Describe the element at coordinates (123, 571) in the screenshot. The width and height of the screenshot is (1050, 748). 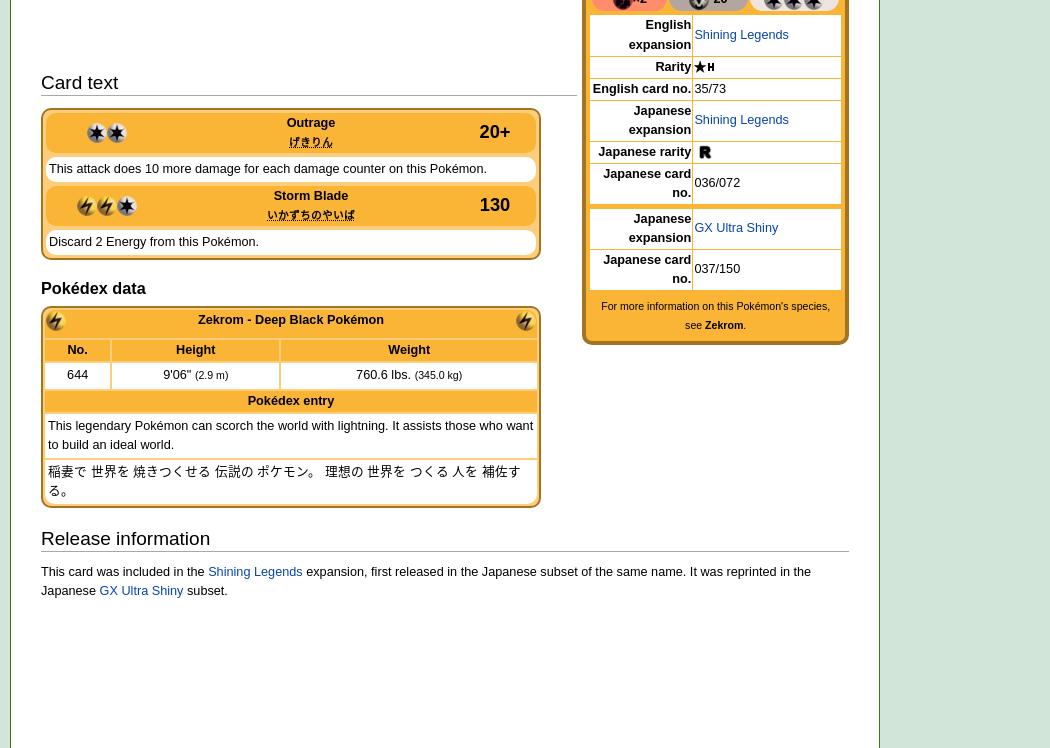
I see `'This card was included in the'` at that location.